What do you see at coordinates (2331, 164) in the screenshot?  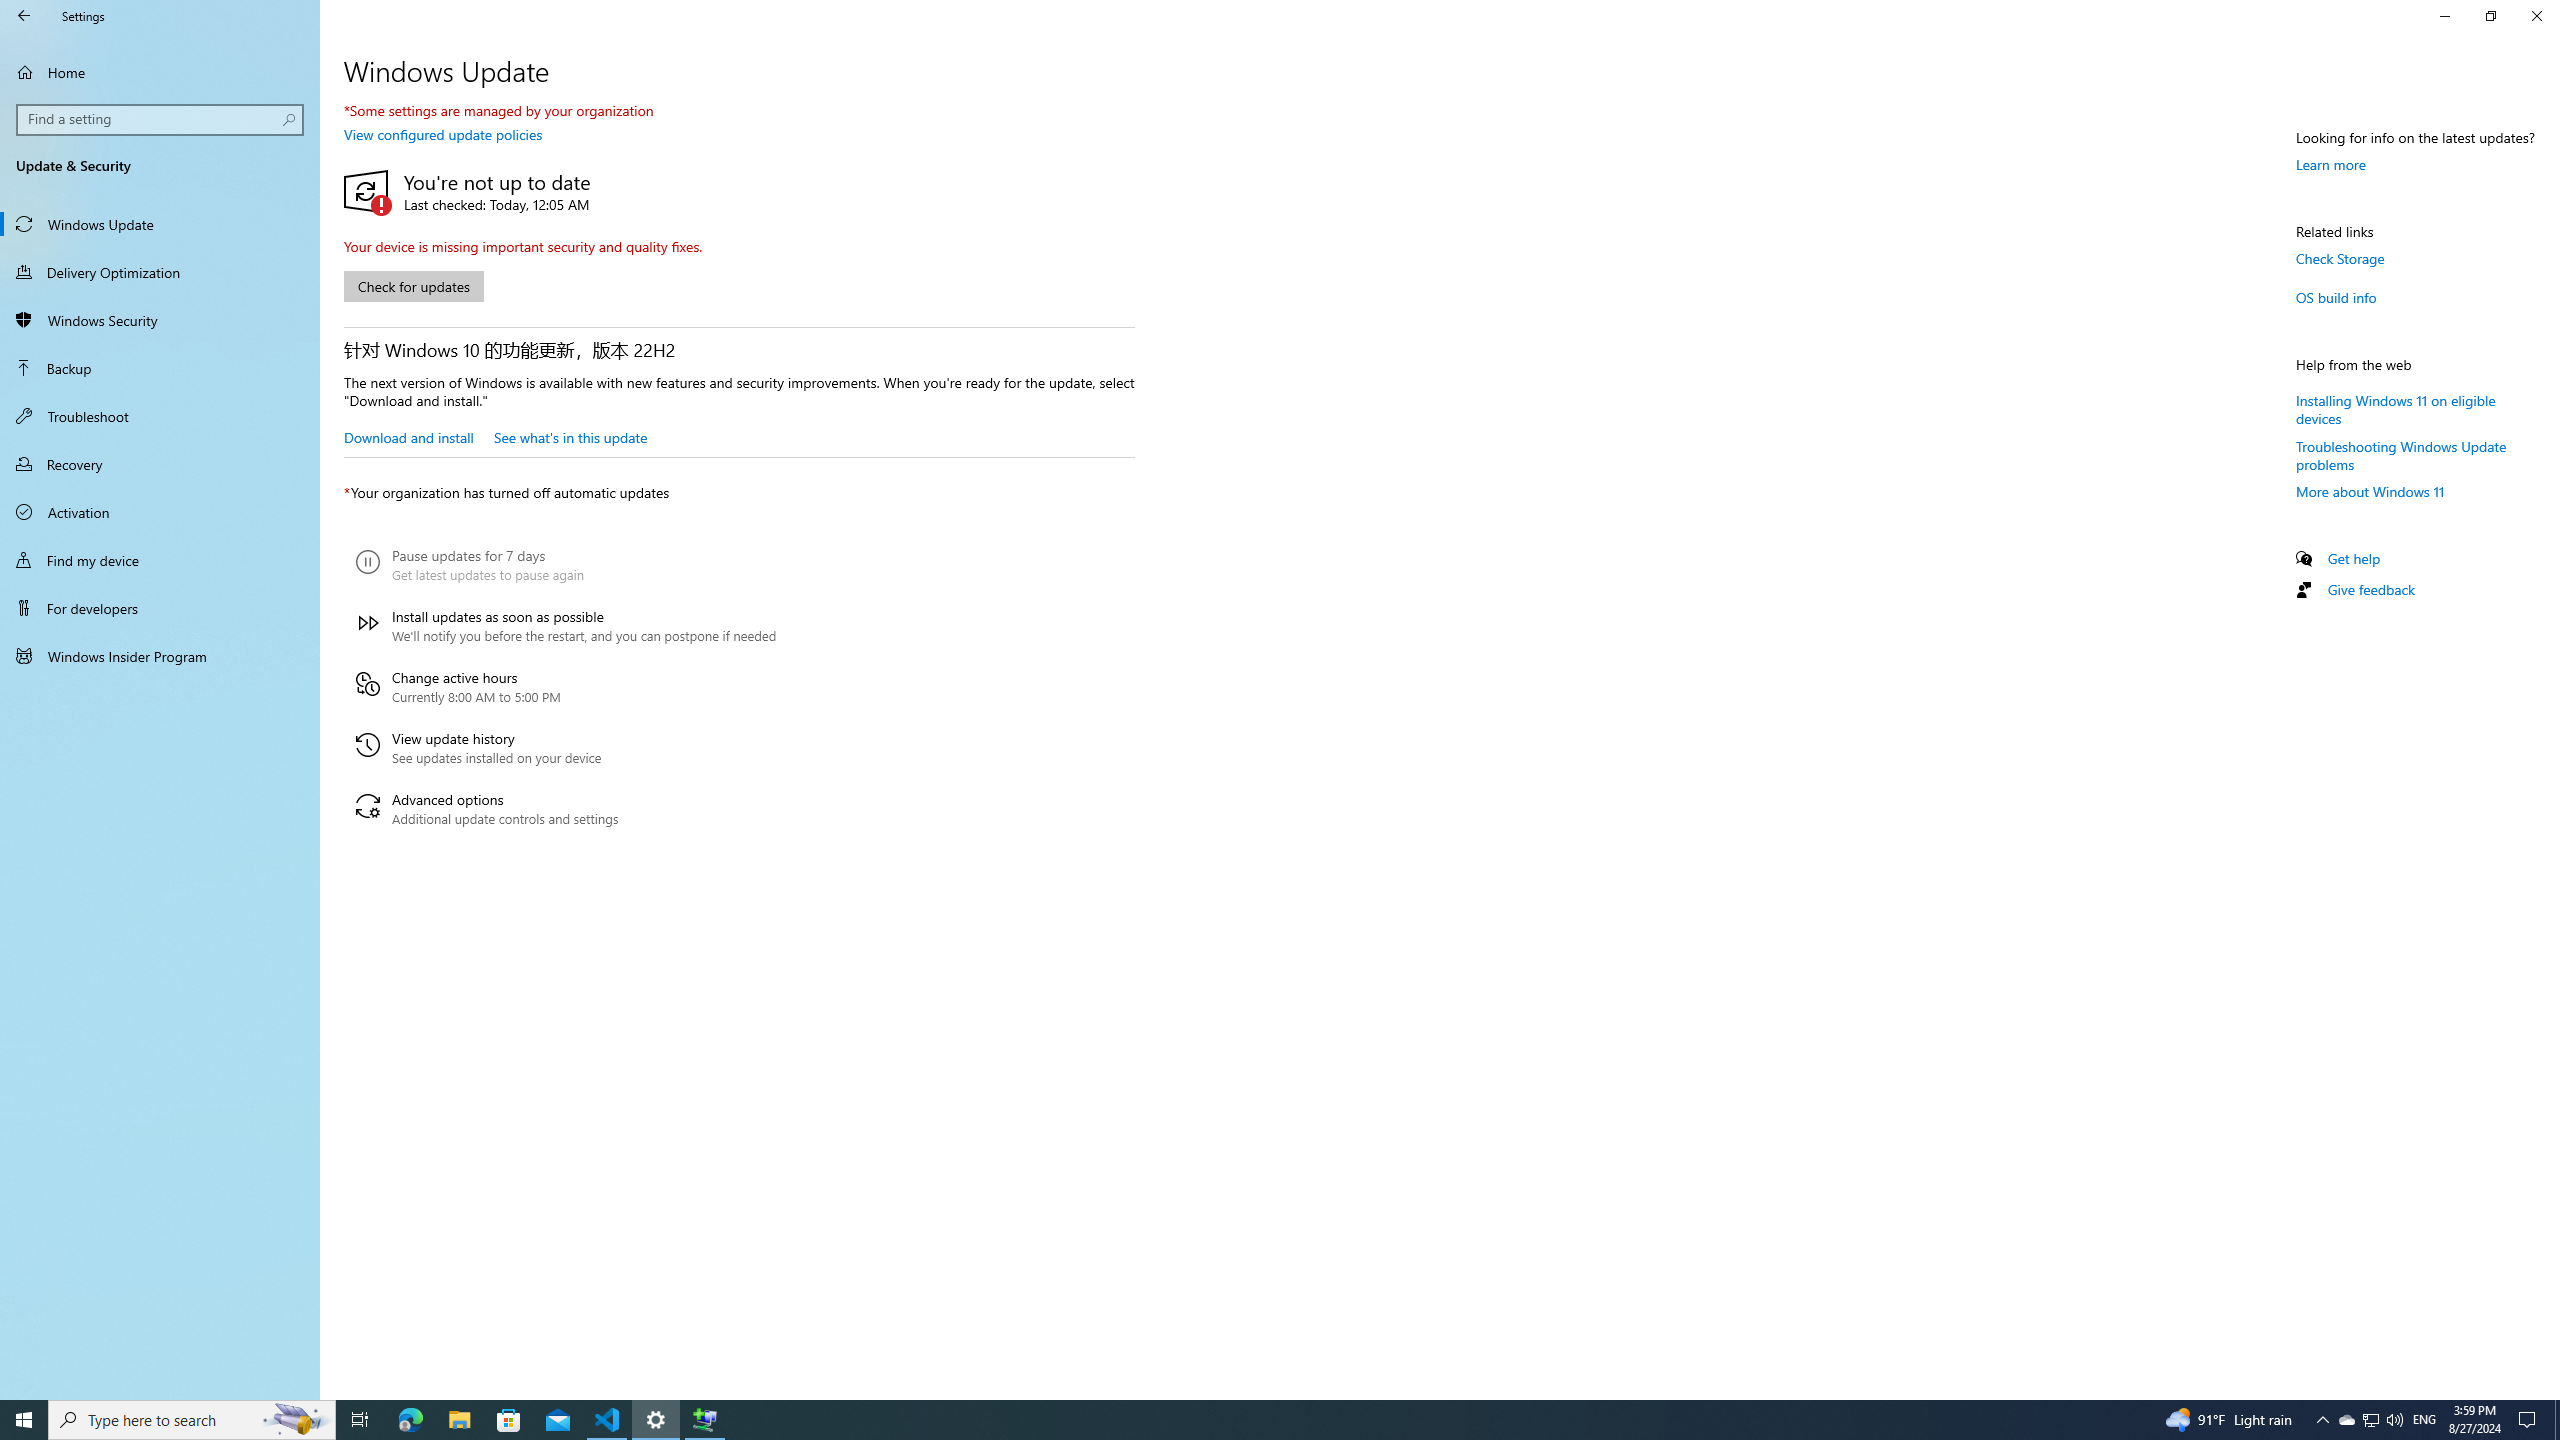 I see `'Learn more'` at bounding box center [2331, 164].